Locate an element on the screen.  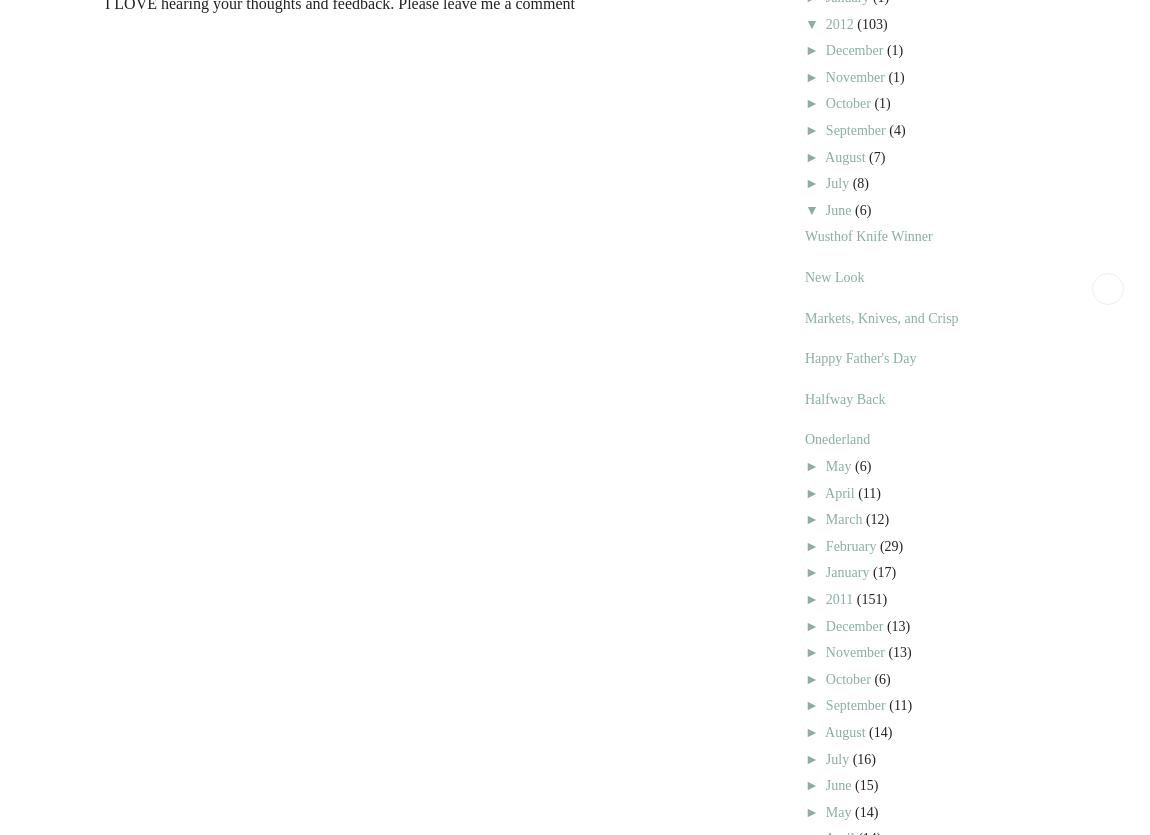
'(29)' is located at coordinates (891, 545).